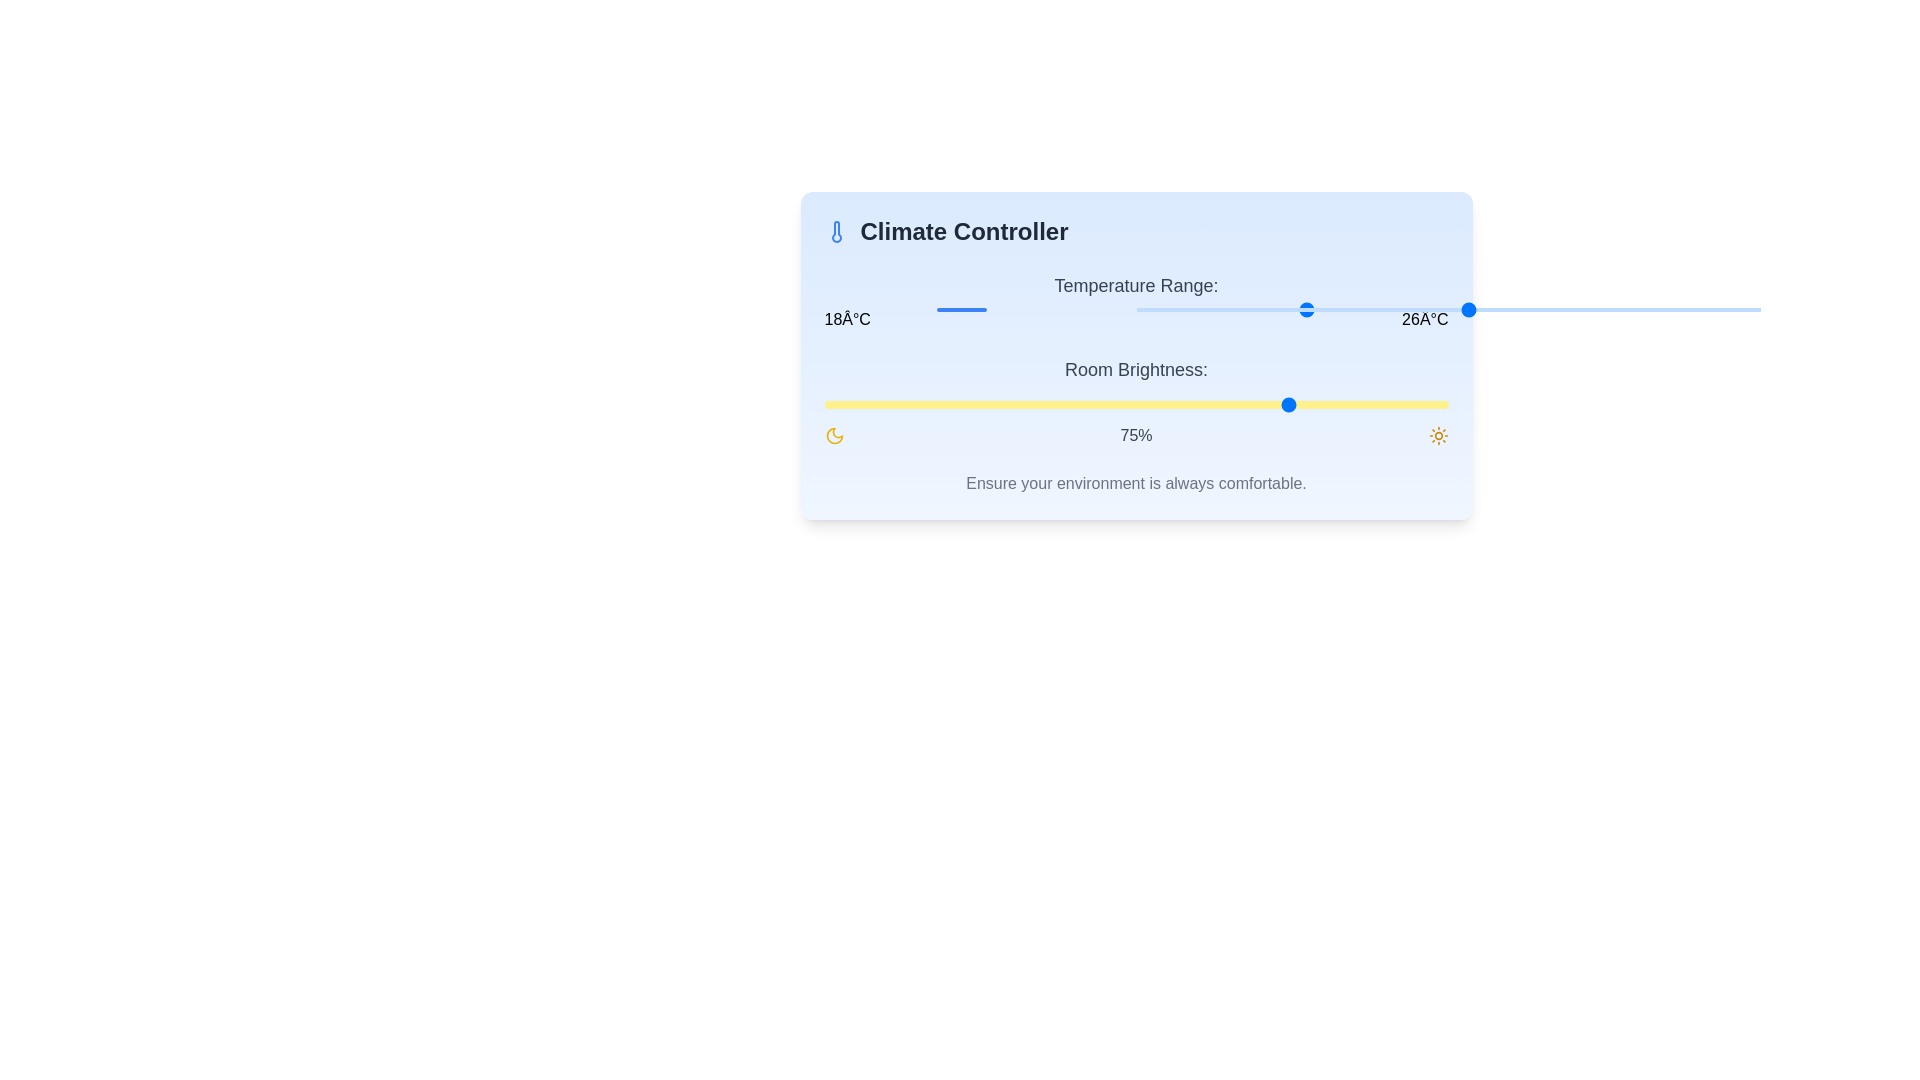  I want to click on the blue thermometer icon located at the top left of the 'Climate Controller' section, which represents the section visually, so click(836, 230).